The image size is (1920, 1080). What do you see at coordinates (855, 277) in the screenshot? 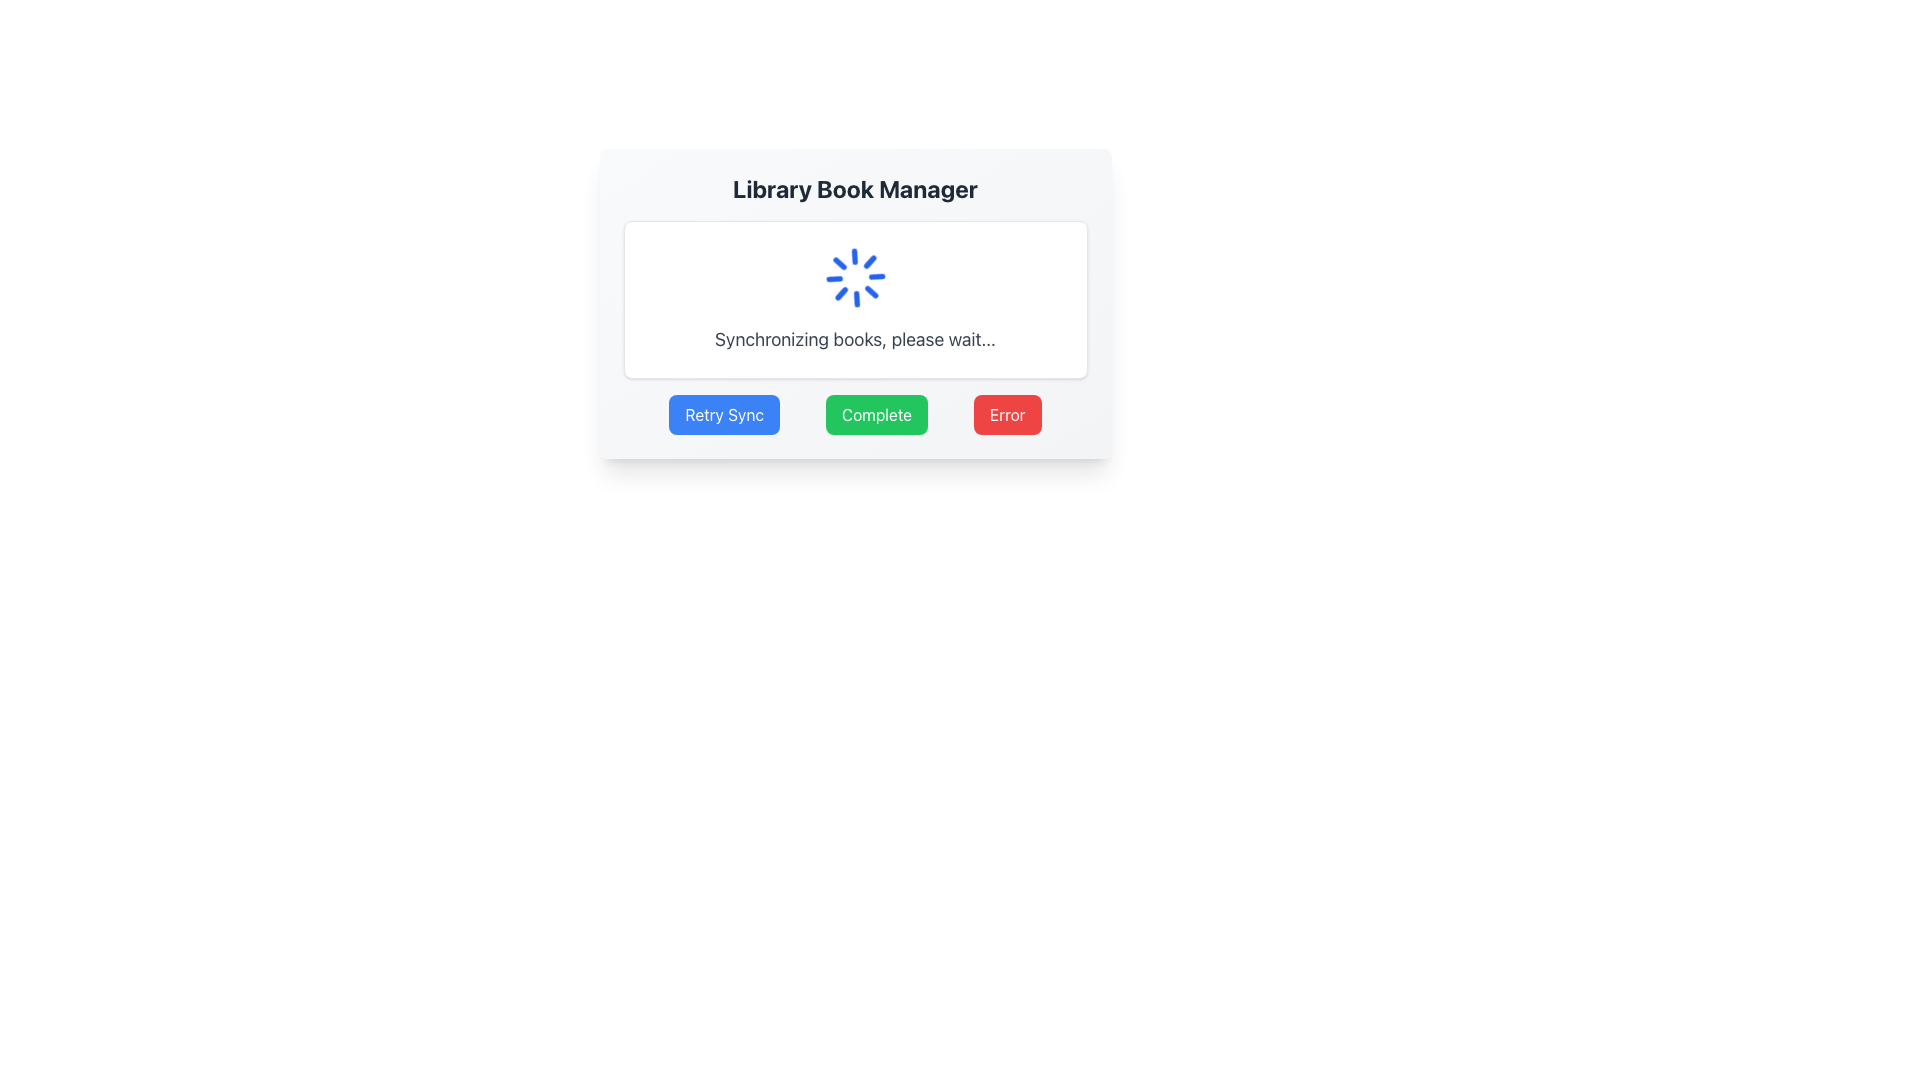
I see `the loading spinner graphic located at the center of the card, which consists of a circular arrangement of blue lines and is positioned above the text 'Synchronizing books, please wait...'` at bounding box center [855, 277].